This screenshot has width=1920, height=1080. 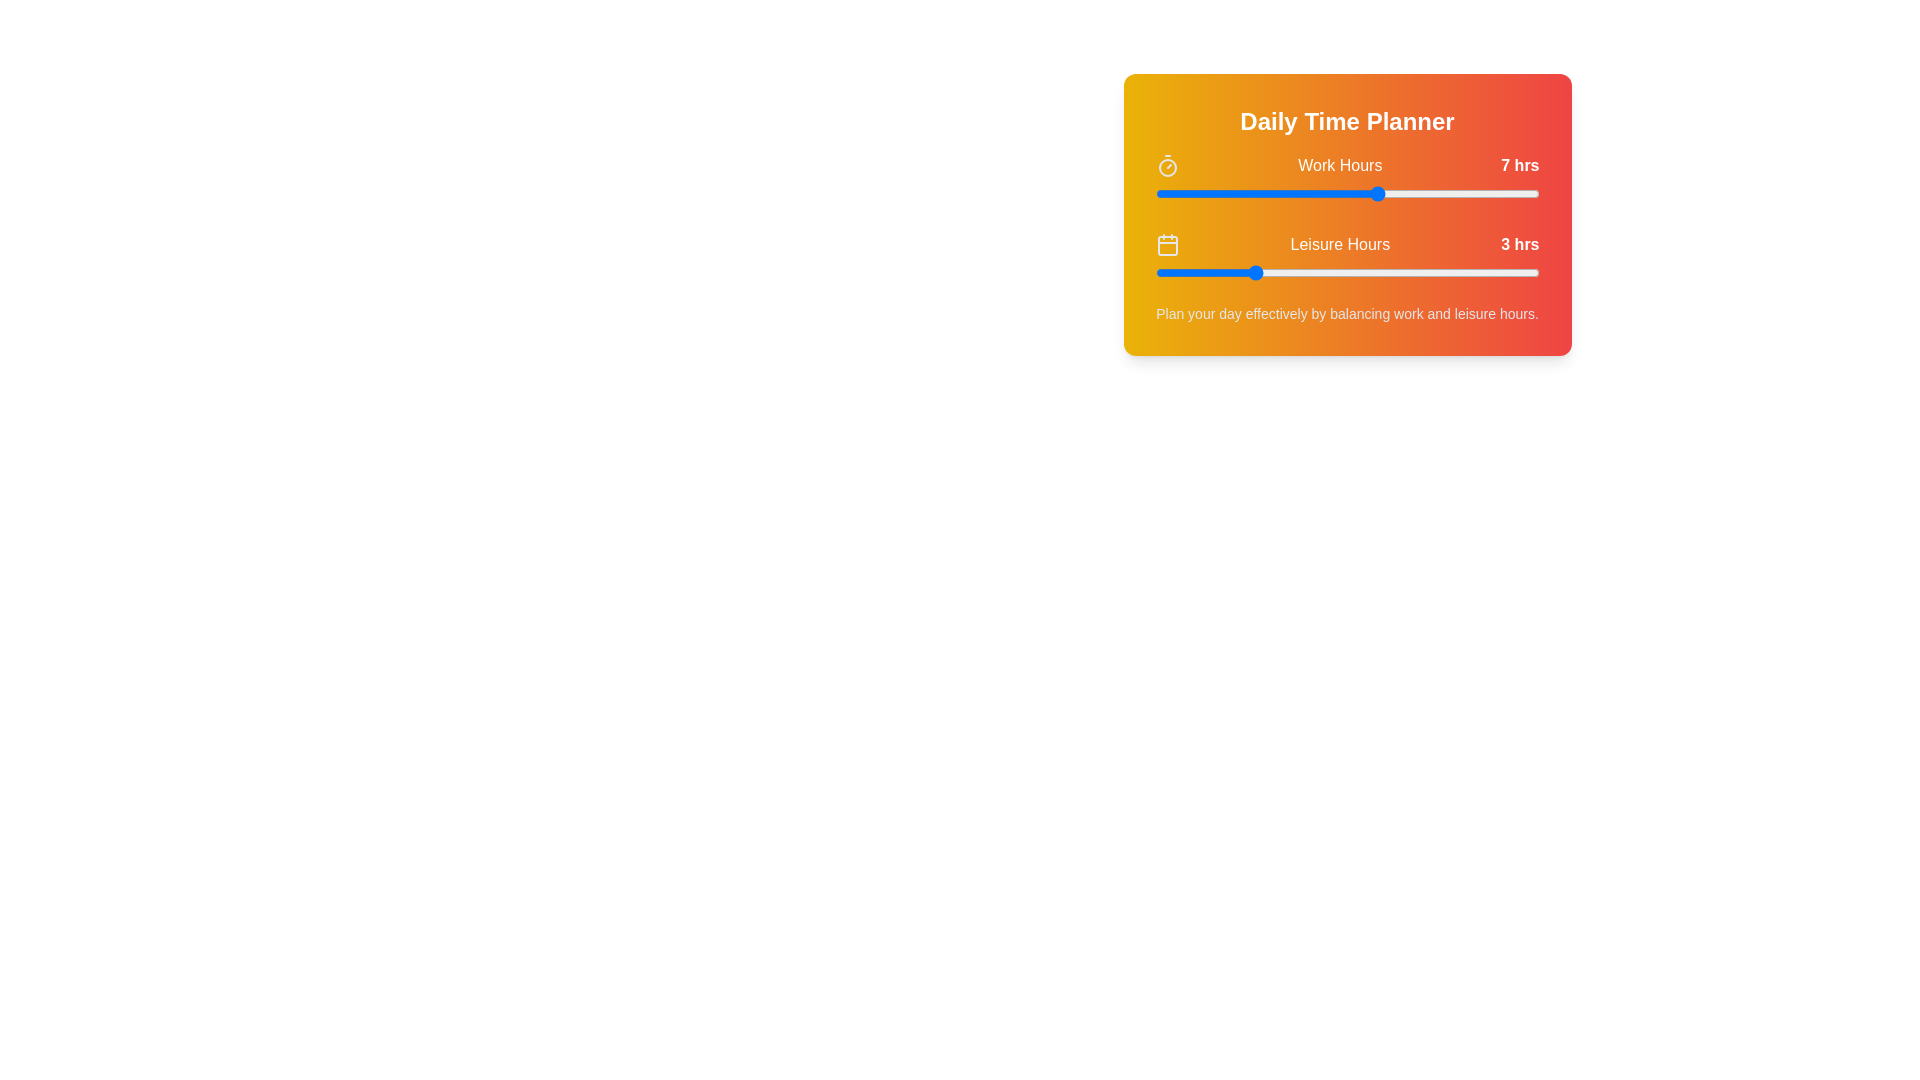 What do you see at coordinates (1347, 164) in the screenshot?
I see `the informative display that shows the selected work hours, specifically the section labeled 'Work Hours' with the current value of '7 hrs' and the clock icon on the left` at bounding box center [1347, 164].